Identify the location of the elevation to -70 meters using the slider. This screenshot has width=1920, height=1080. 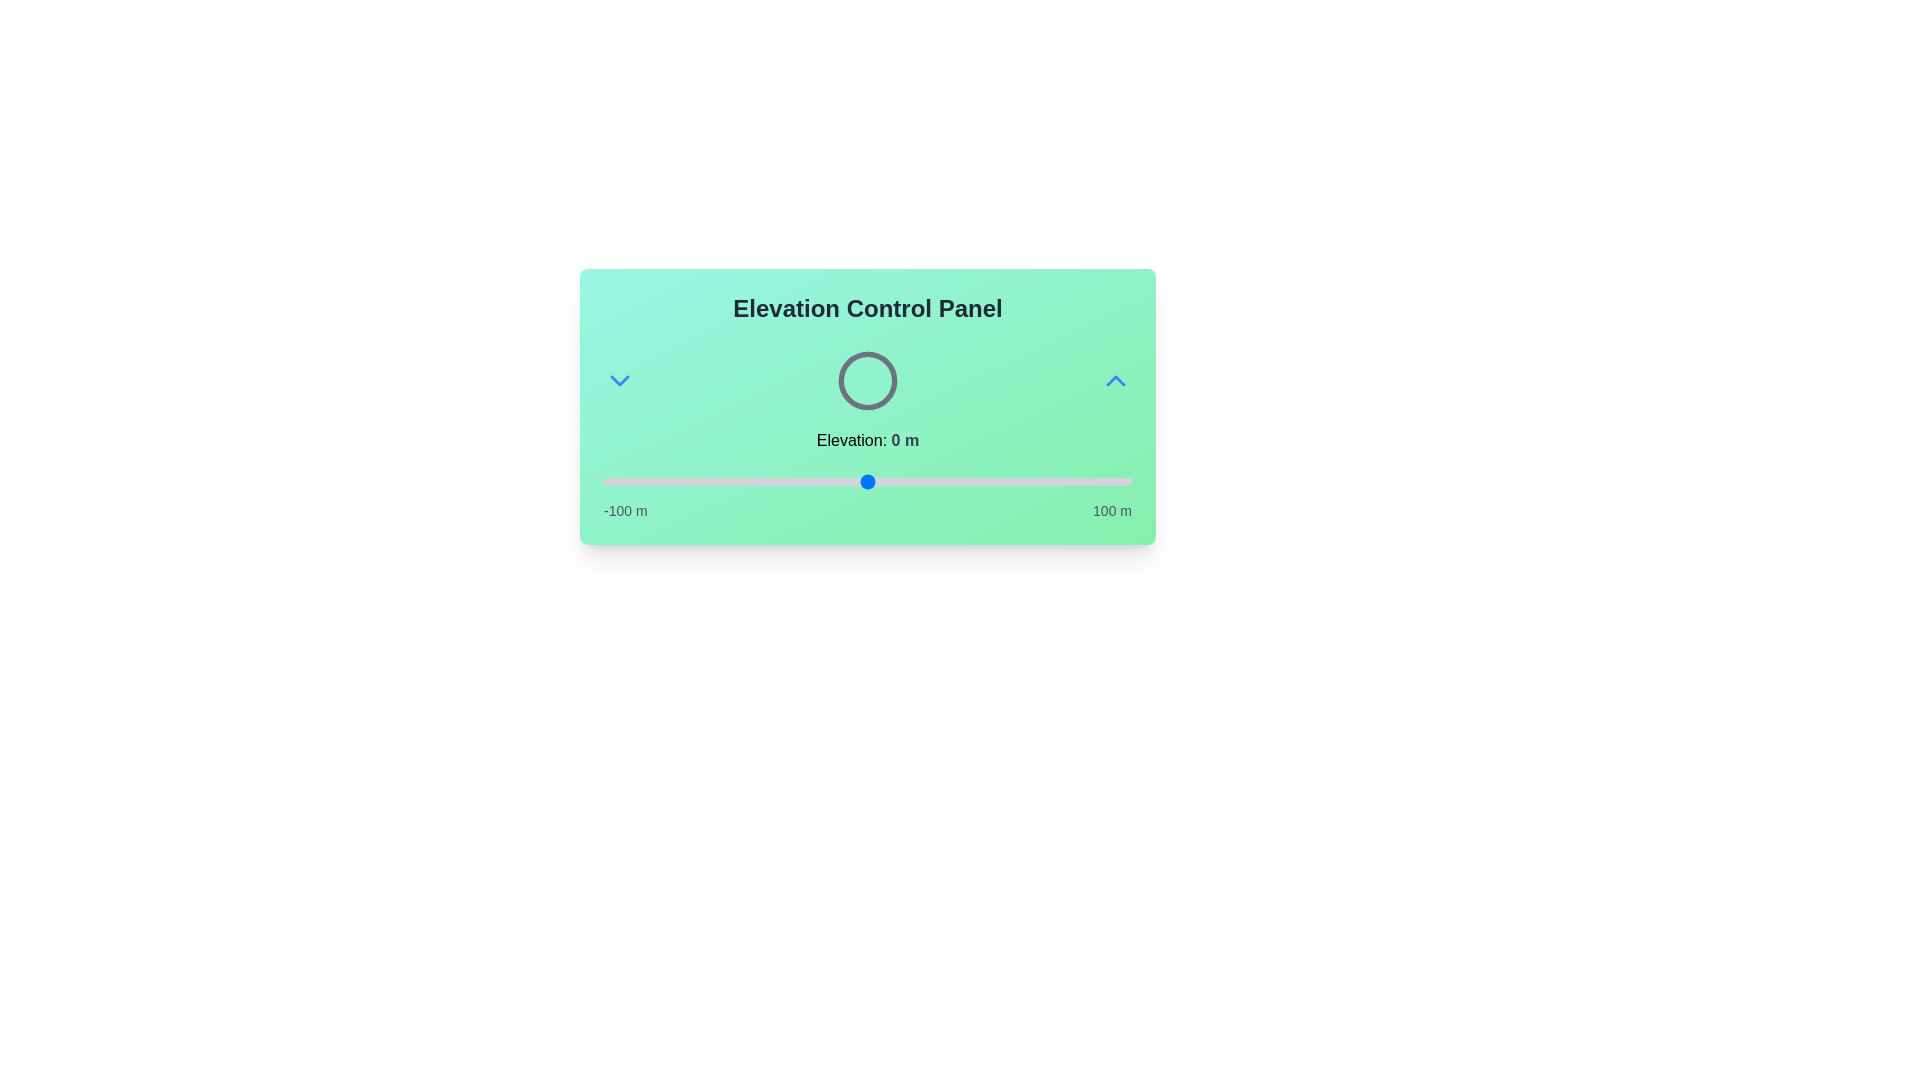
(683, 482).